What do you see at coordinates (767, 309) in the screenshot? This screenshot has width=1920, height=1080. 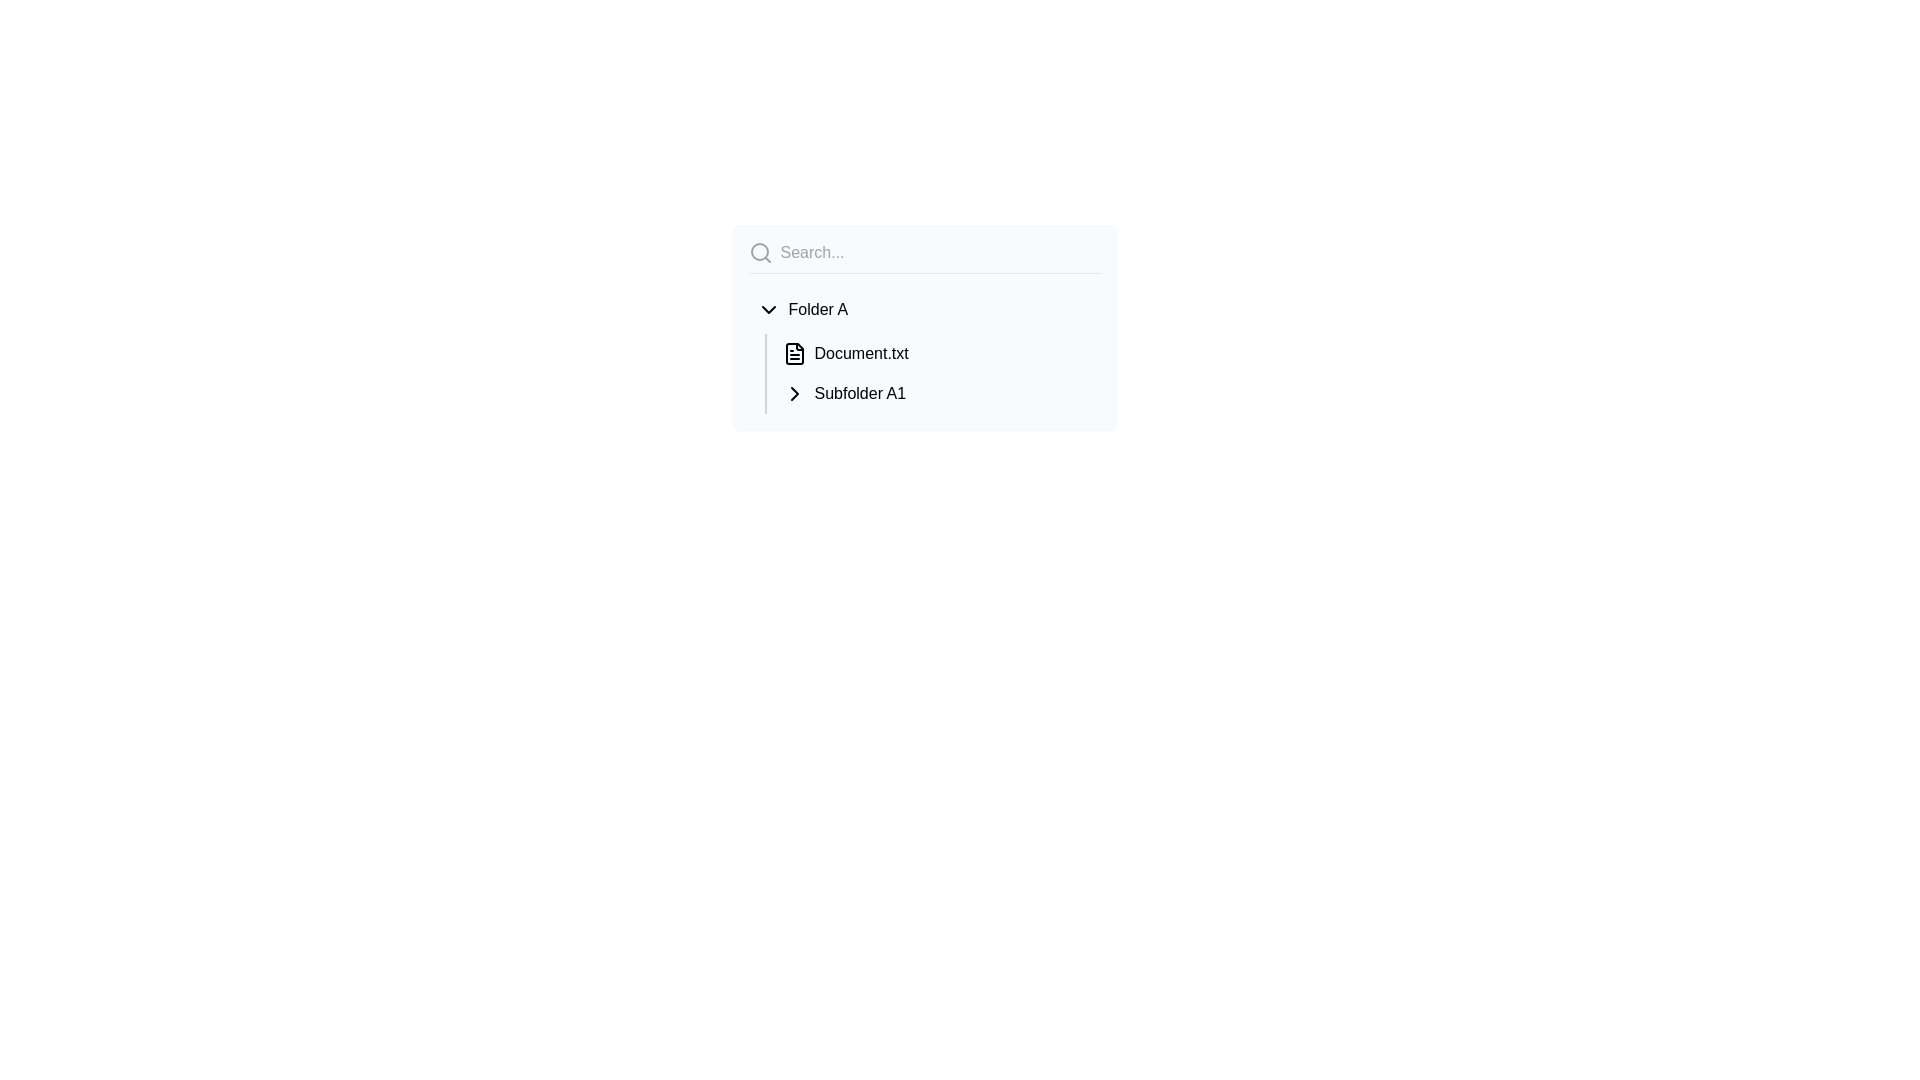 I see `the chevron-down icon` at bounding box center [767, 309].